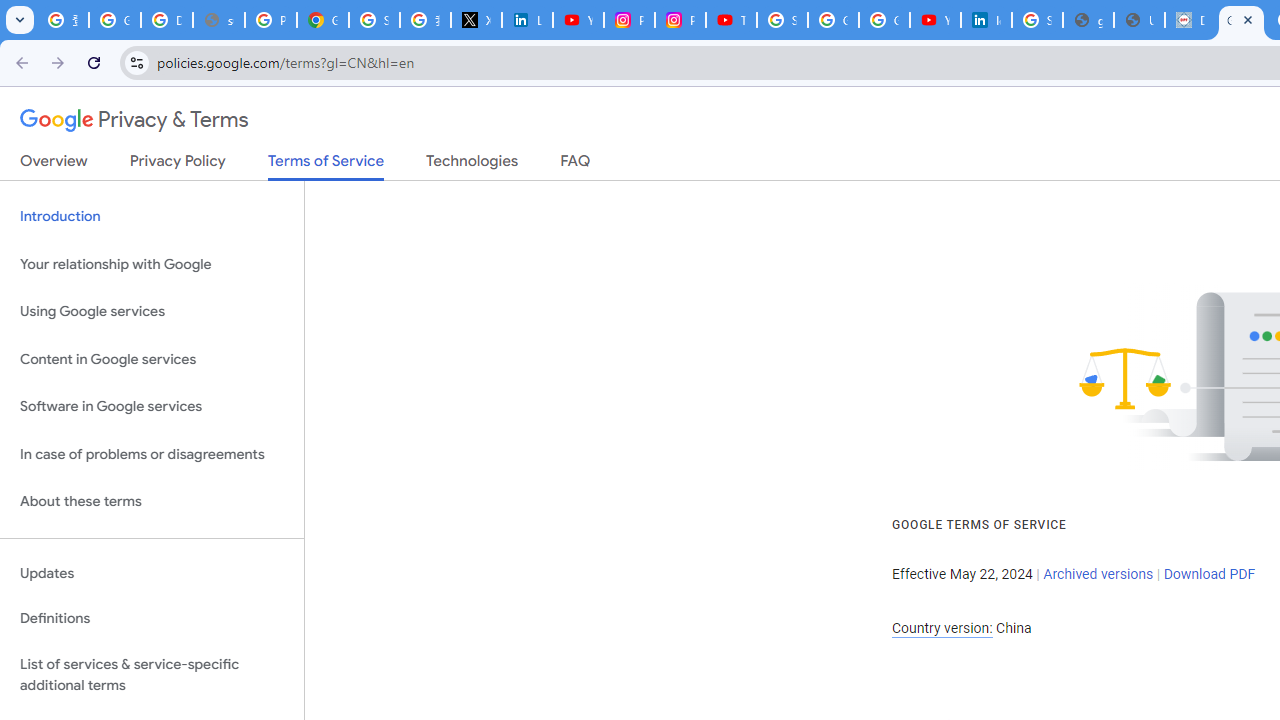 The image size is (1280, 720). What do you see at coordinates (151, 675) in the screenshot?
I see `'List of services & service-specific additional terms'` at bounding box center [151, 675].